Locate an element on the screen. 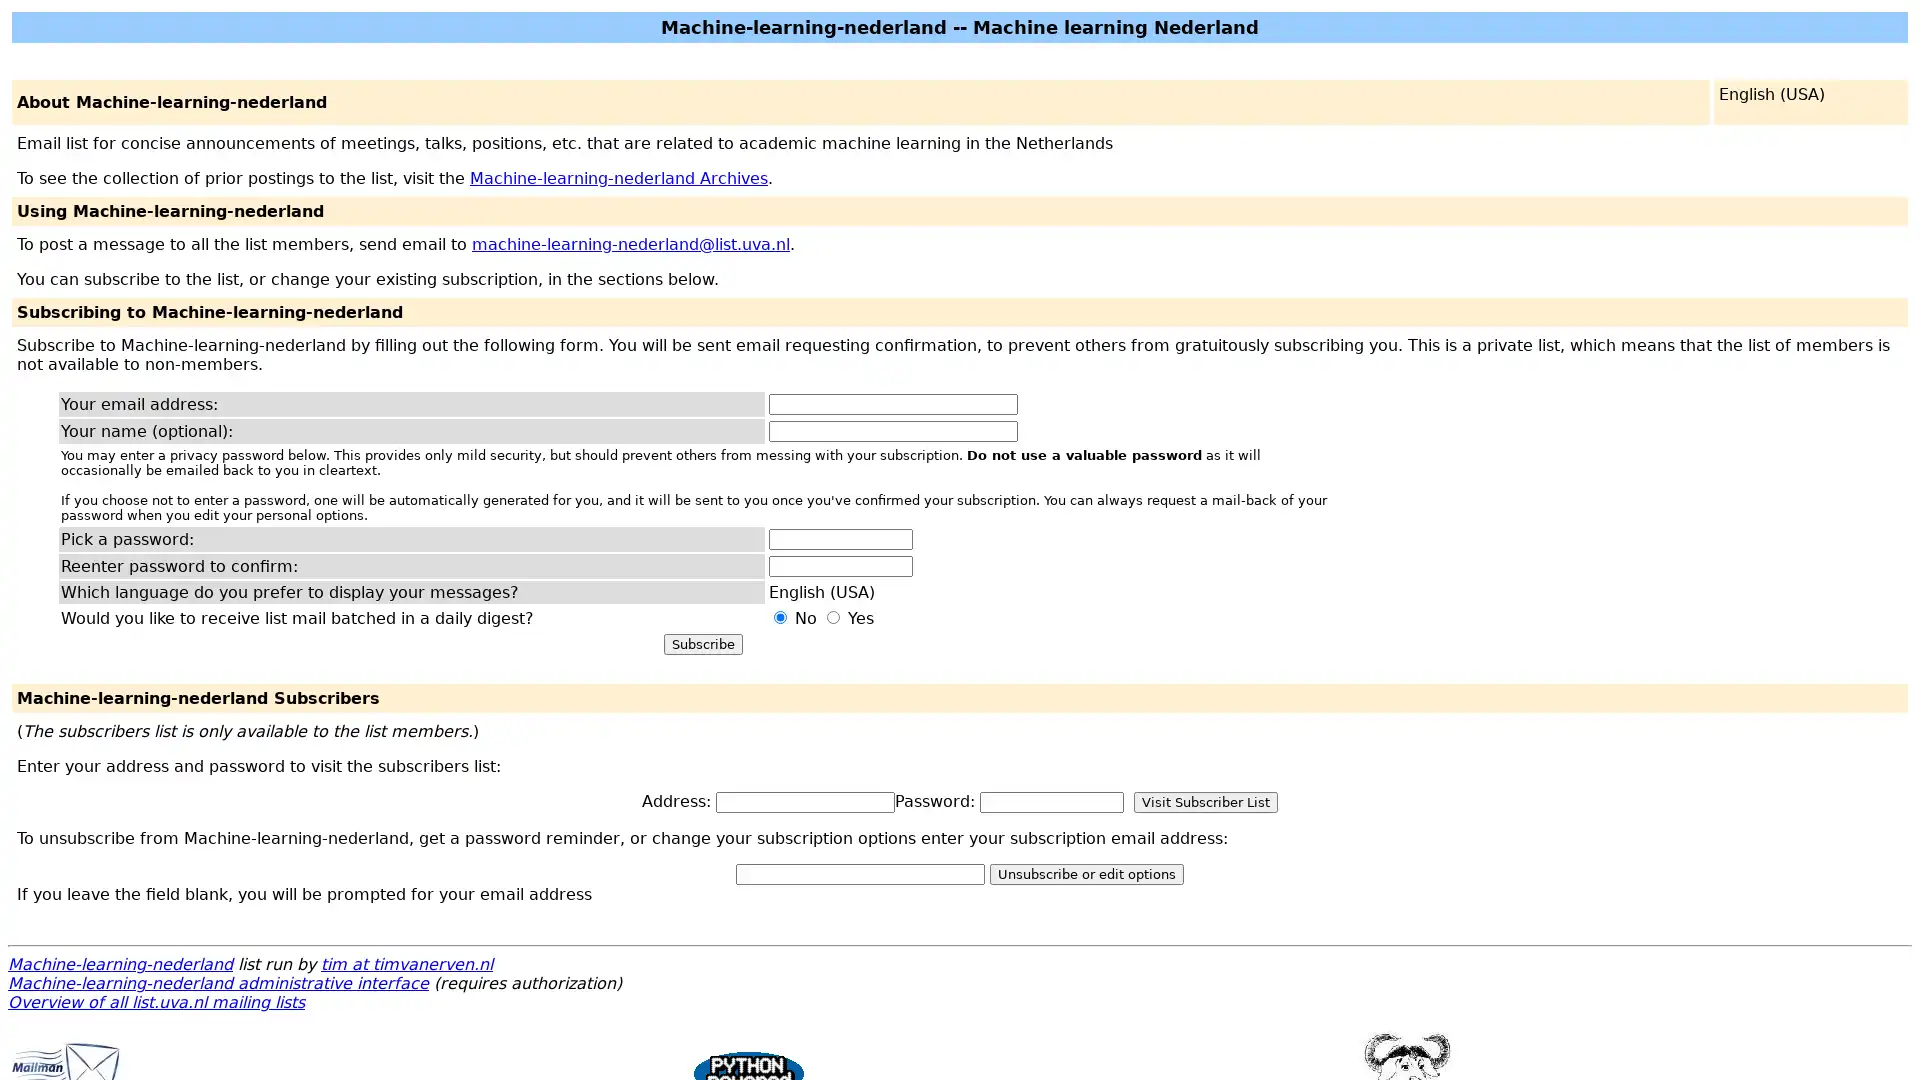 The height and width of the screenshot is (1080, 1920). Subscribe is located at coordinates (702, 644).